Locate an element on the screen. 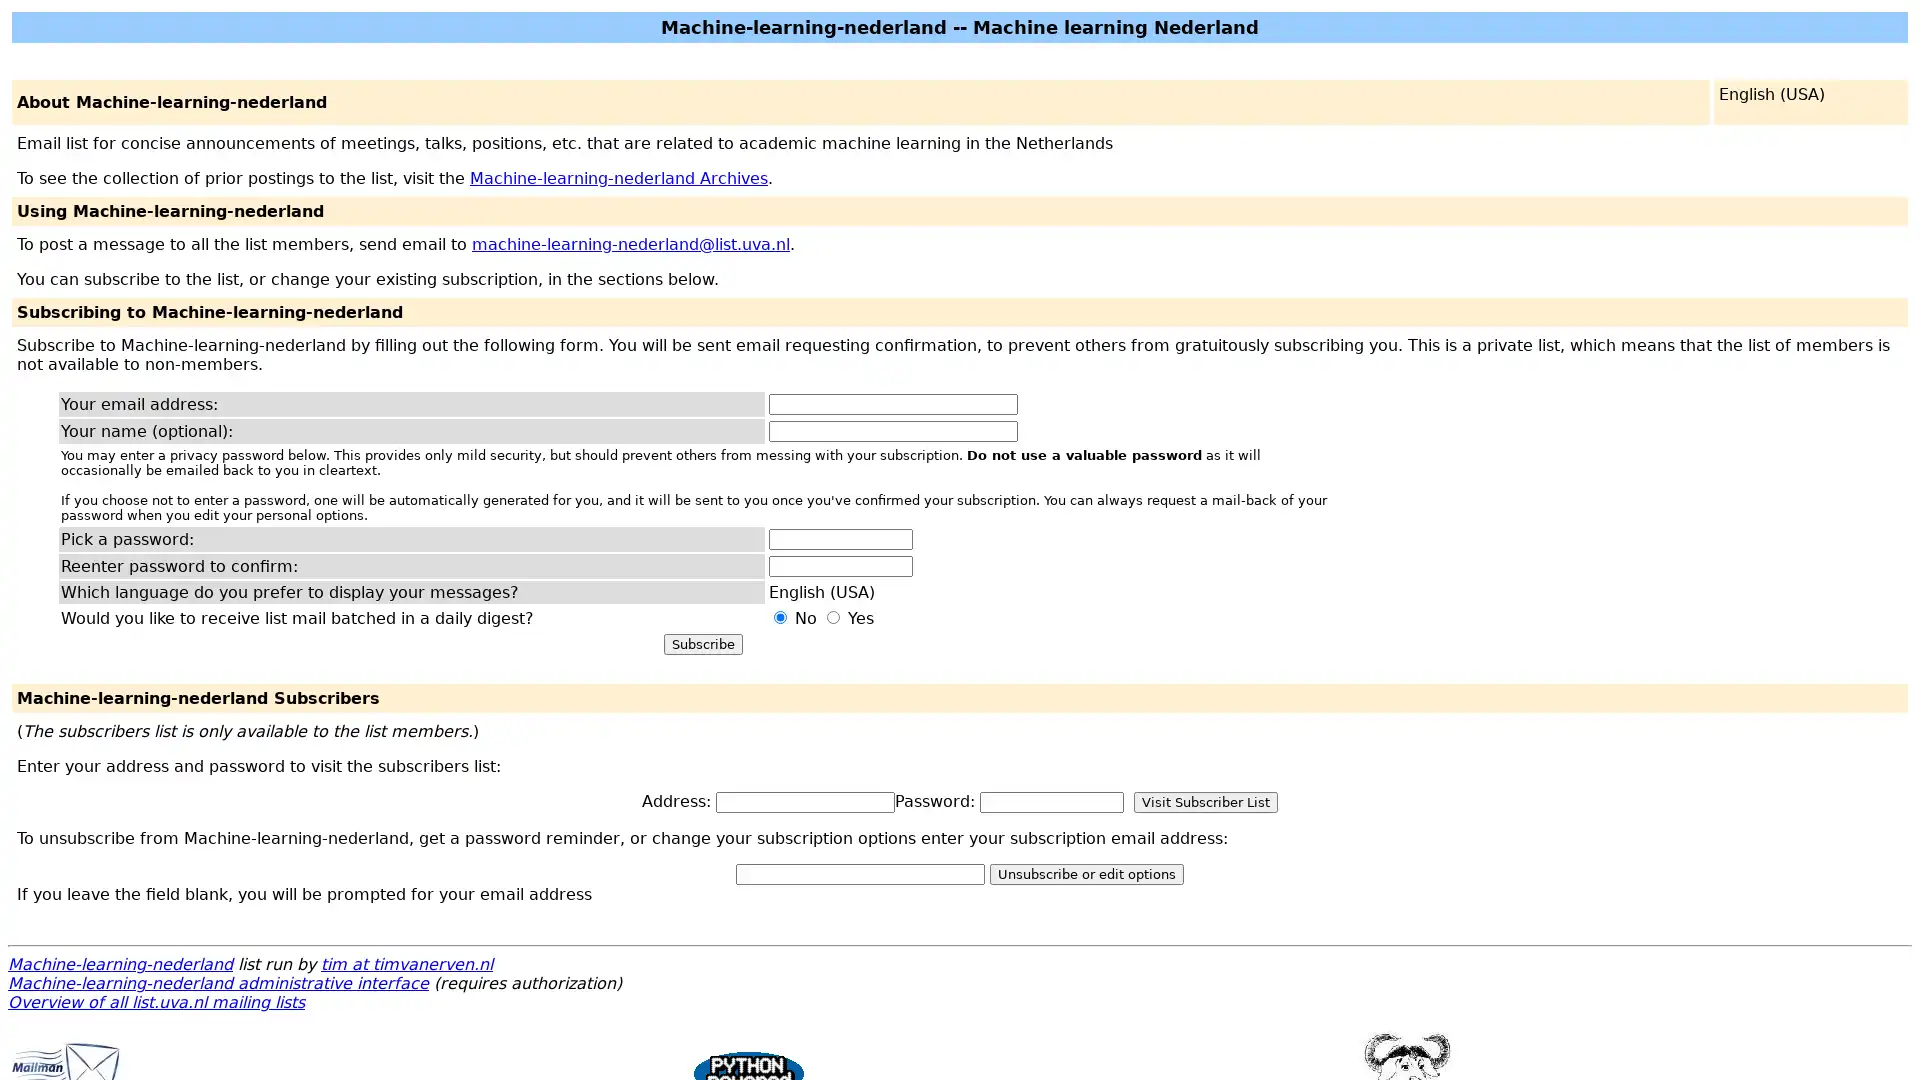 The height and width of the screenshot is (1080, 1920). Subscribe is located at coordinates (702, 644).